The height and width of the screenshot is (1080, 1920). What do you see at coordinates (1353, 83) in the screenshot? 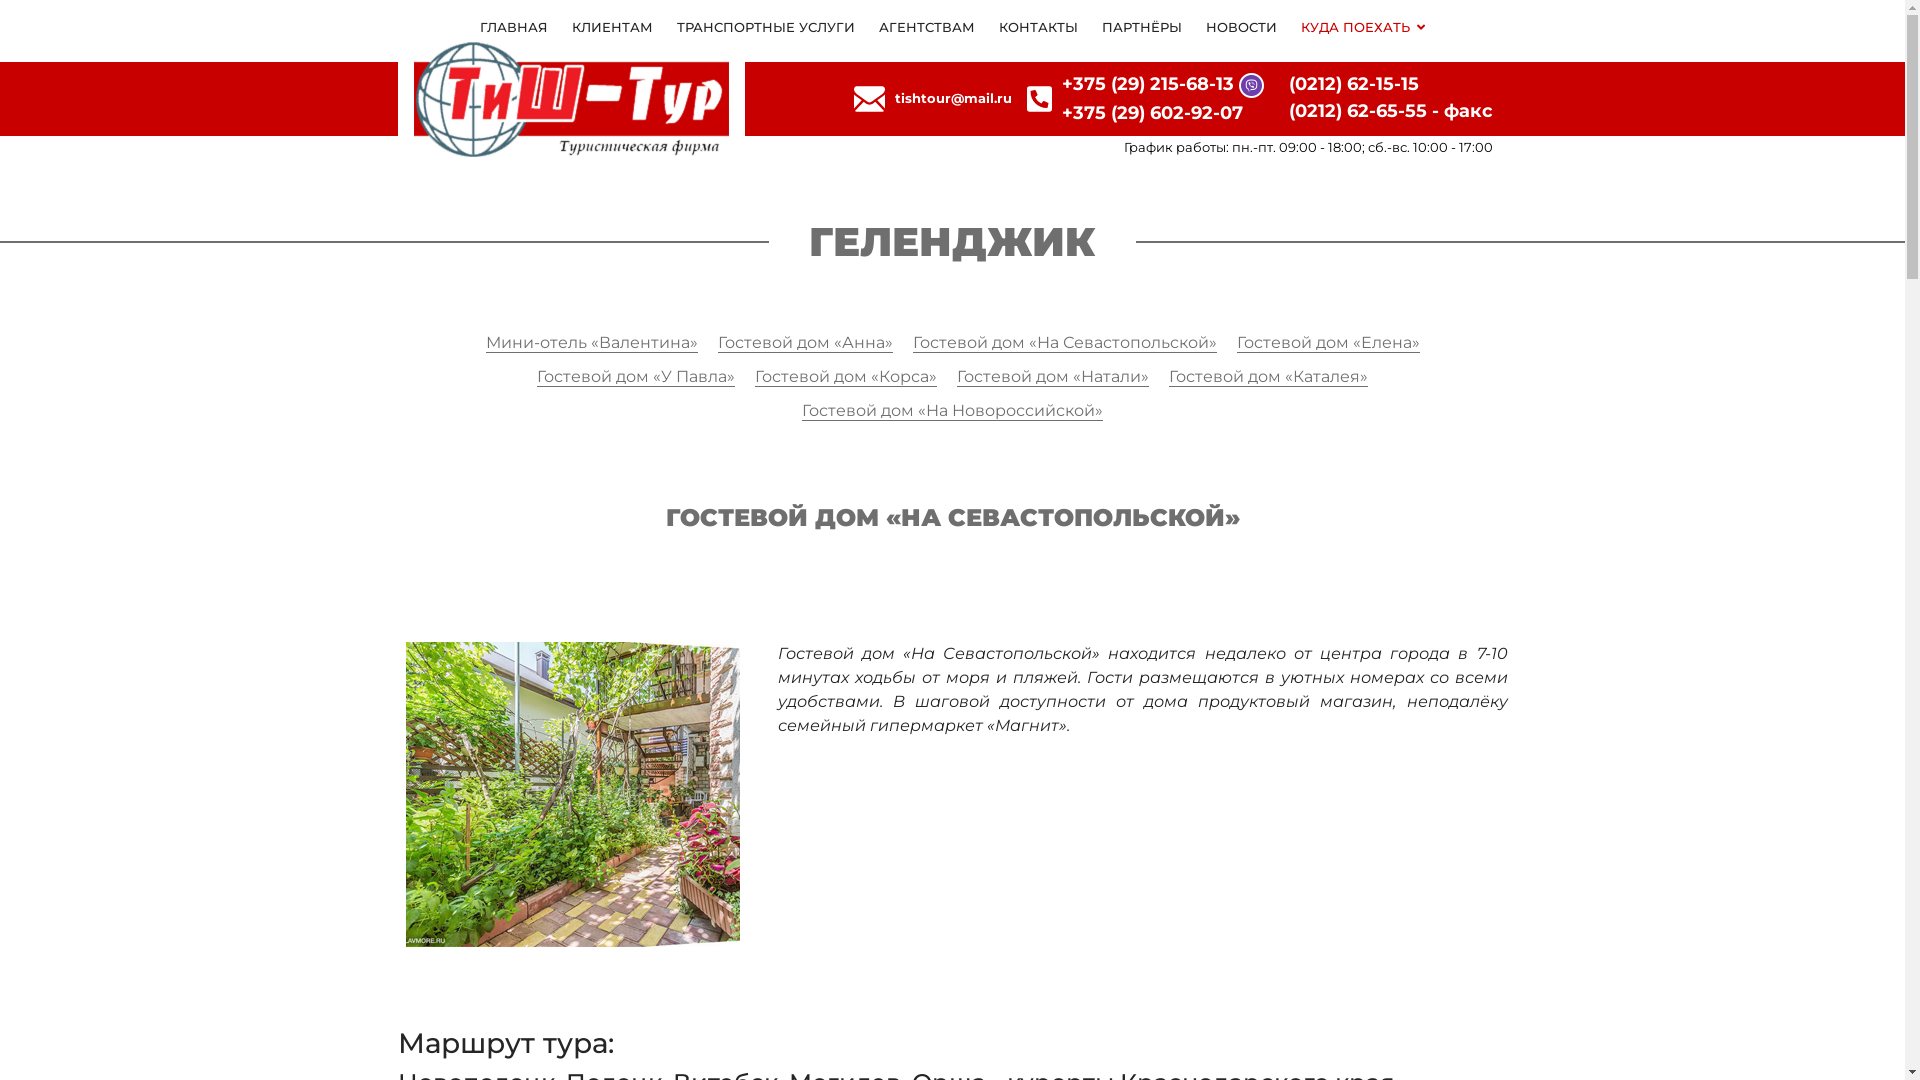
I see `'(0212) 62-15-15'` at bounding box center [1353, 83].